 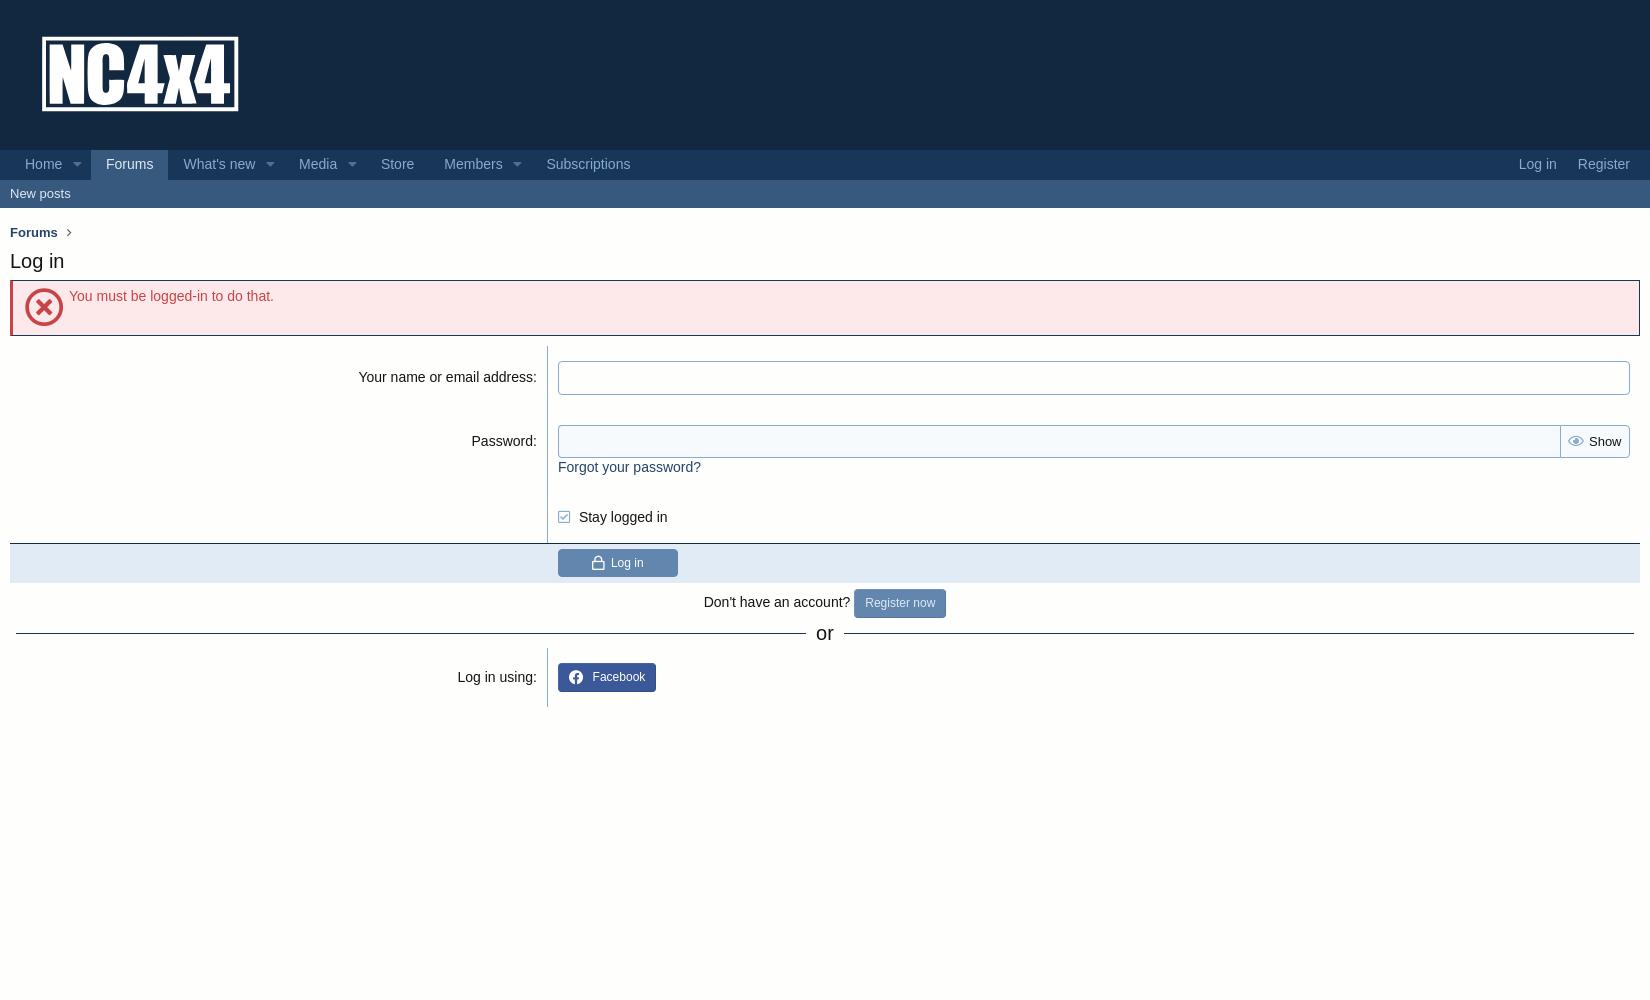 I want to click on 'What's new', so click(x=182, y=164).